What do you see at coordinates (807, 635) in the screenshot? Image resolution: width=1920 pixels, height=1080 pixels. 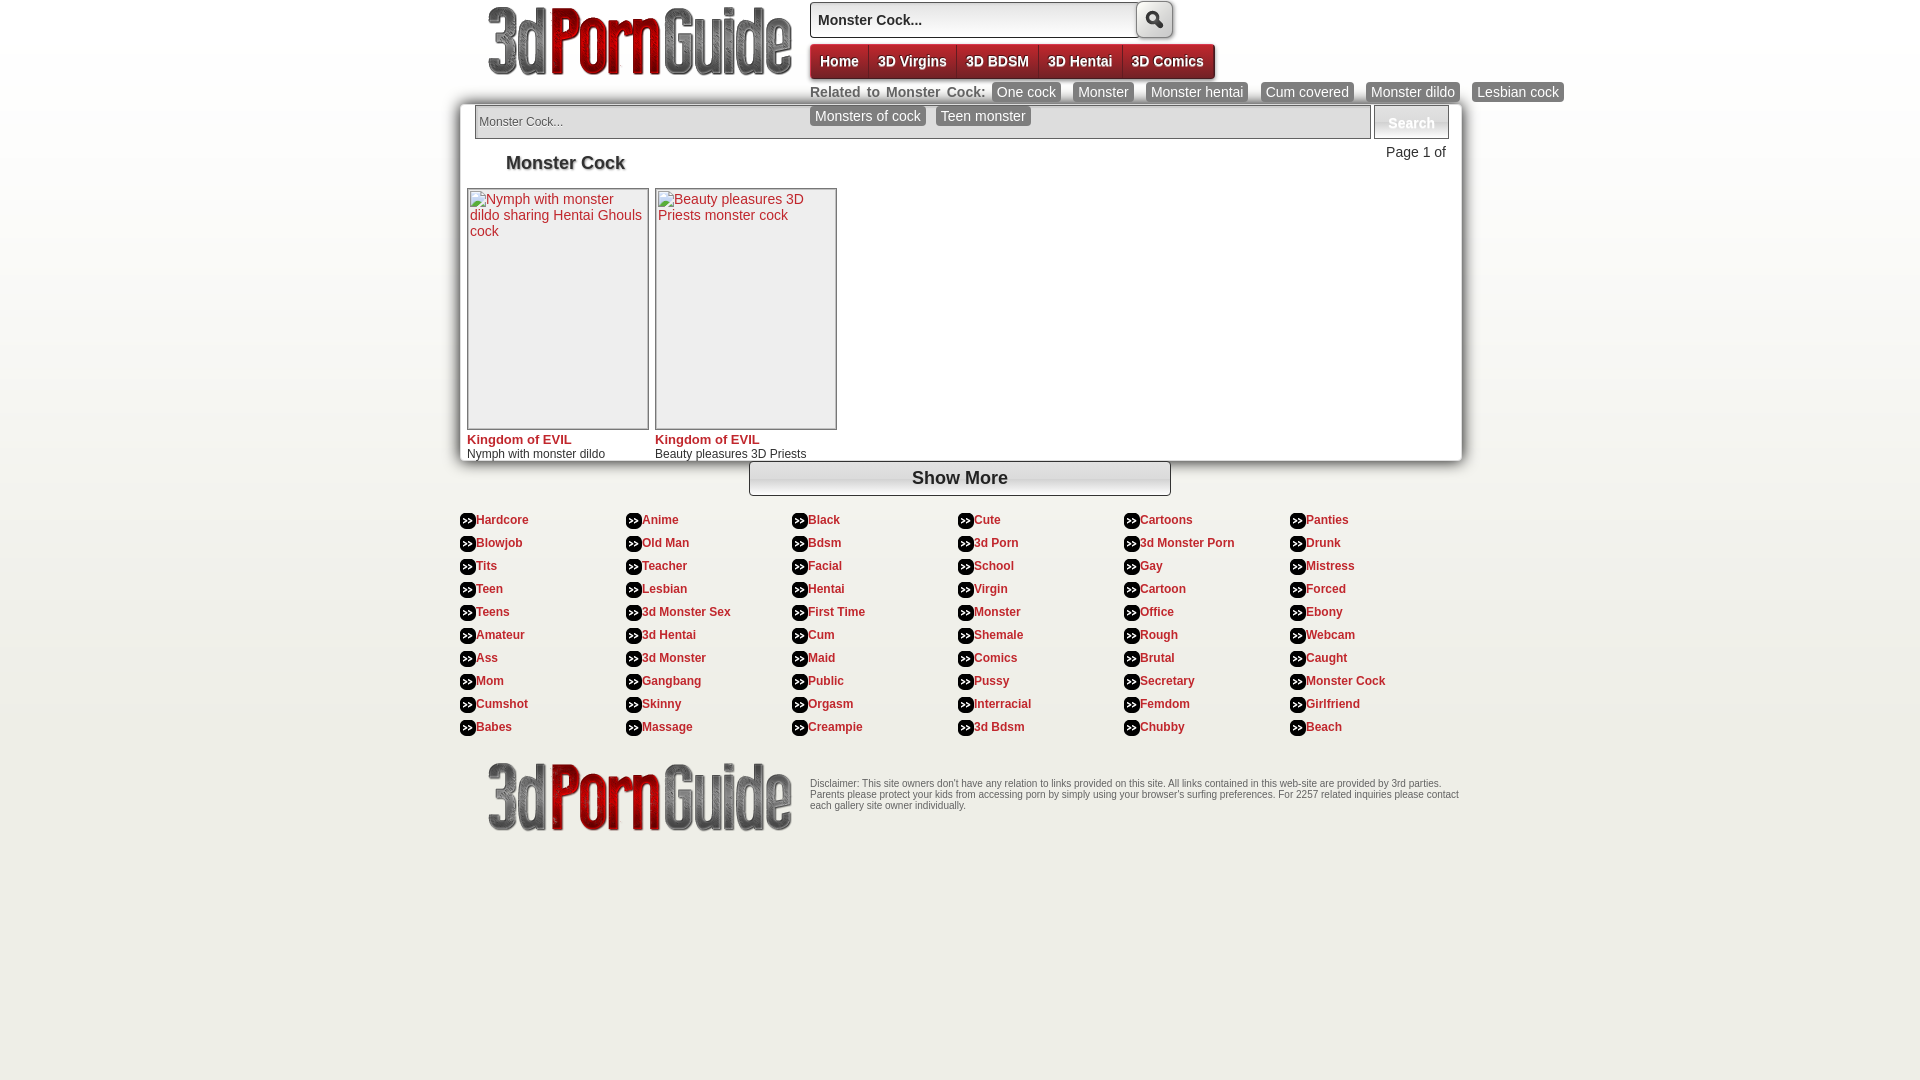 I see `'Cum'` at bounding box center [807, 635].